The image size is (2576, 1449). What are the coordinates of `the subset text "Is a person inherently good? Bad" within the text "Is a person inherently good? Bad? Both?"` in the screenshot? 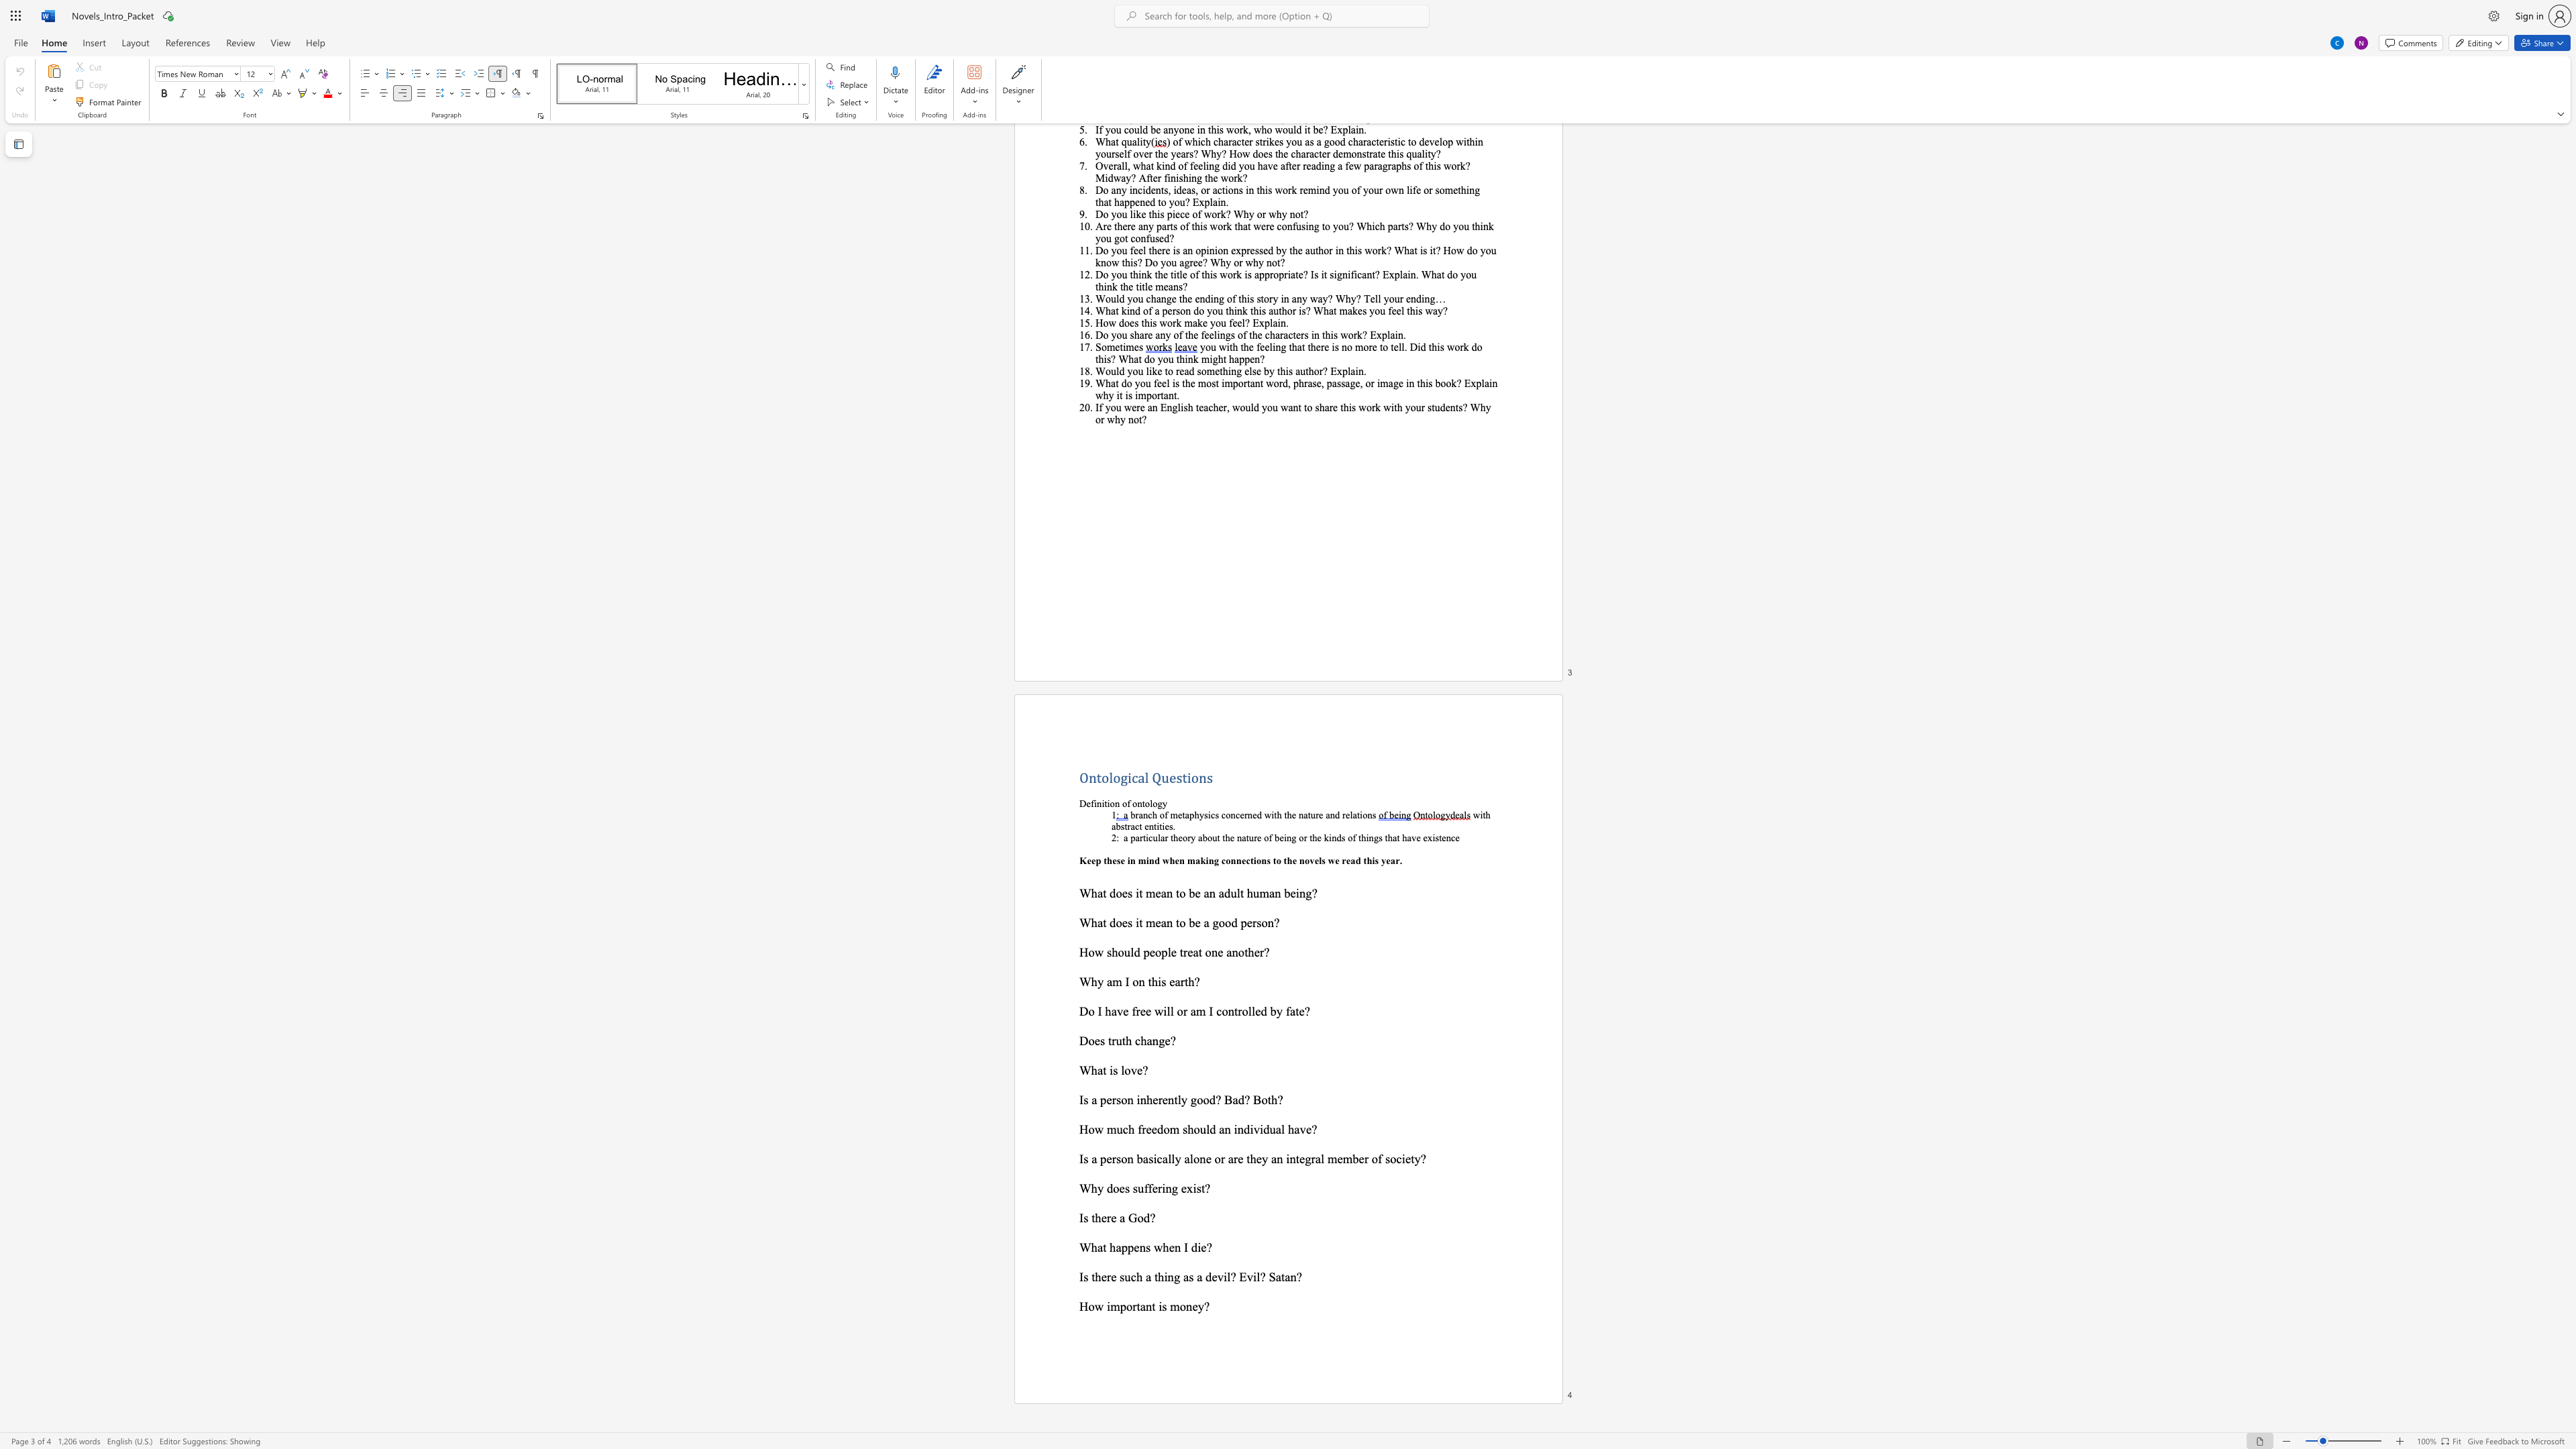 It's located at (1079, 1099).